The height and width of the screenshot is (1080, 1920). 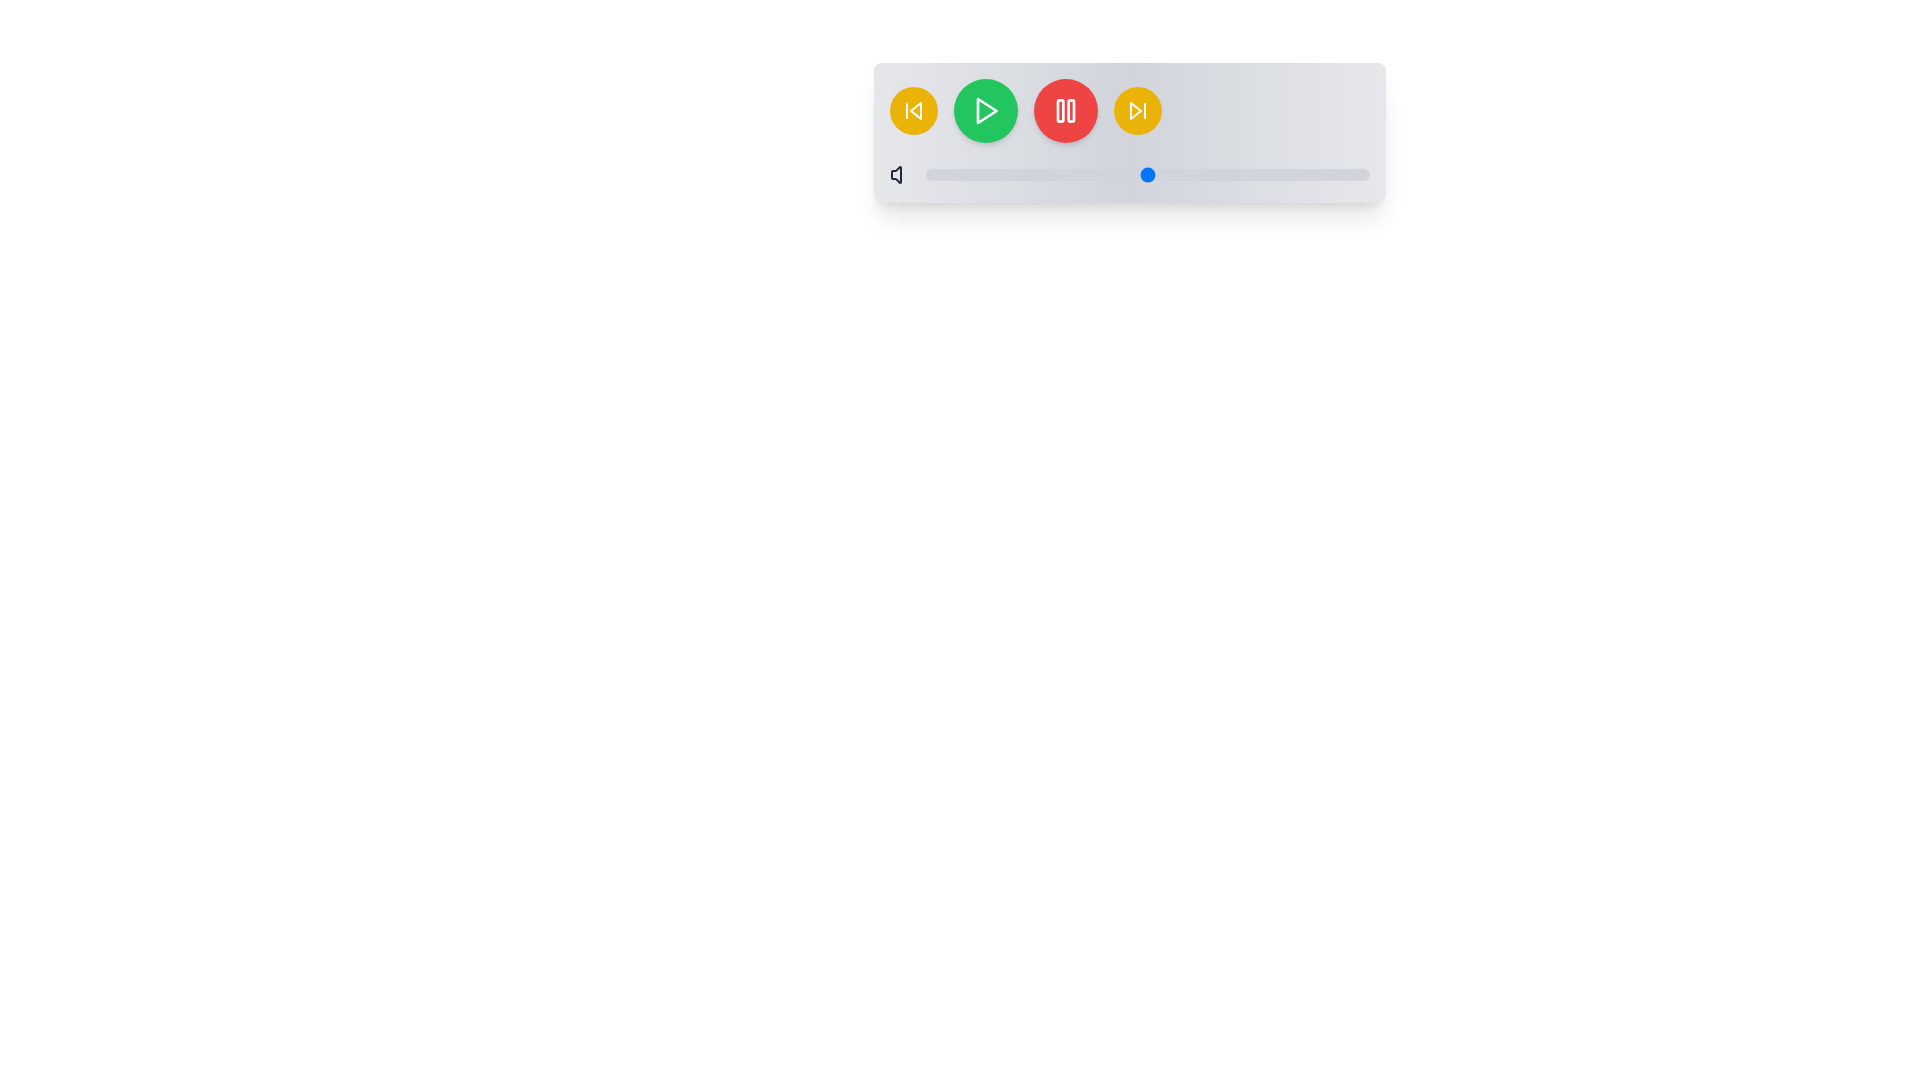 I want to click on the left-pointing arrowhead icon within the circular yellow button on the far left of the media control bar to skip back to the previous media item or segment, so click(x=914, y=111).